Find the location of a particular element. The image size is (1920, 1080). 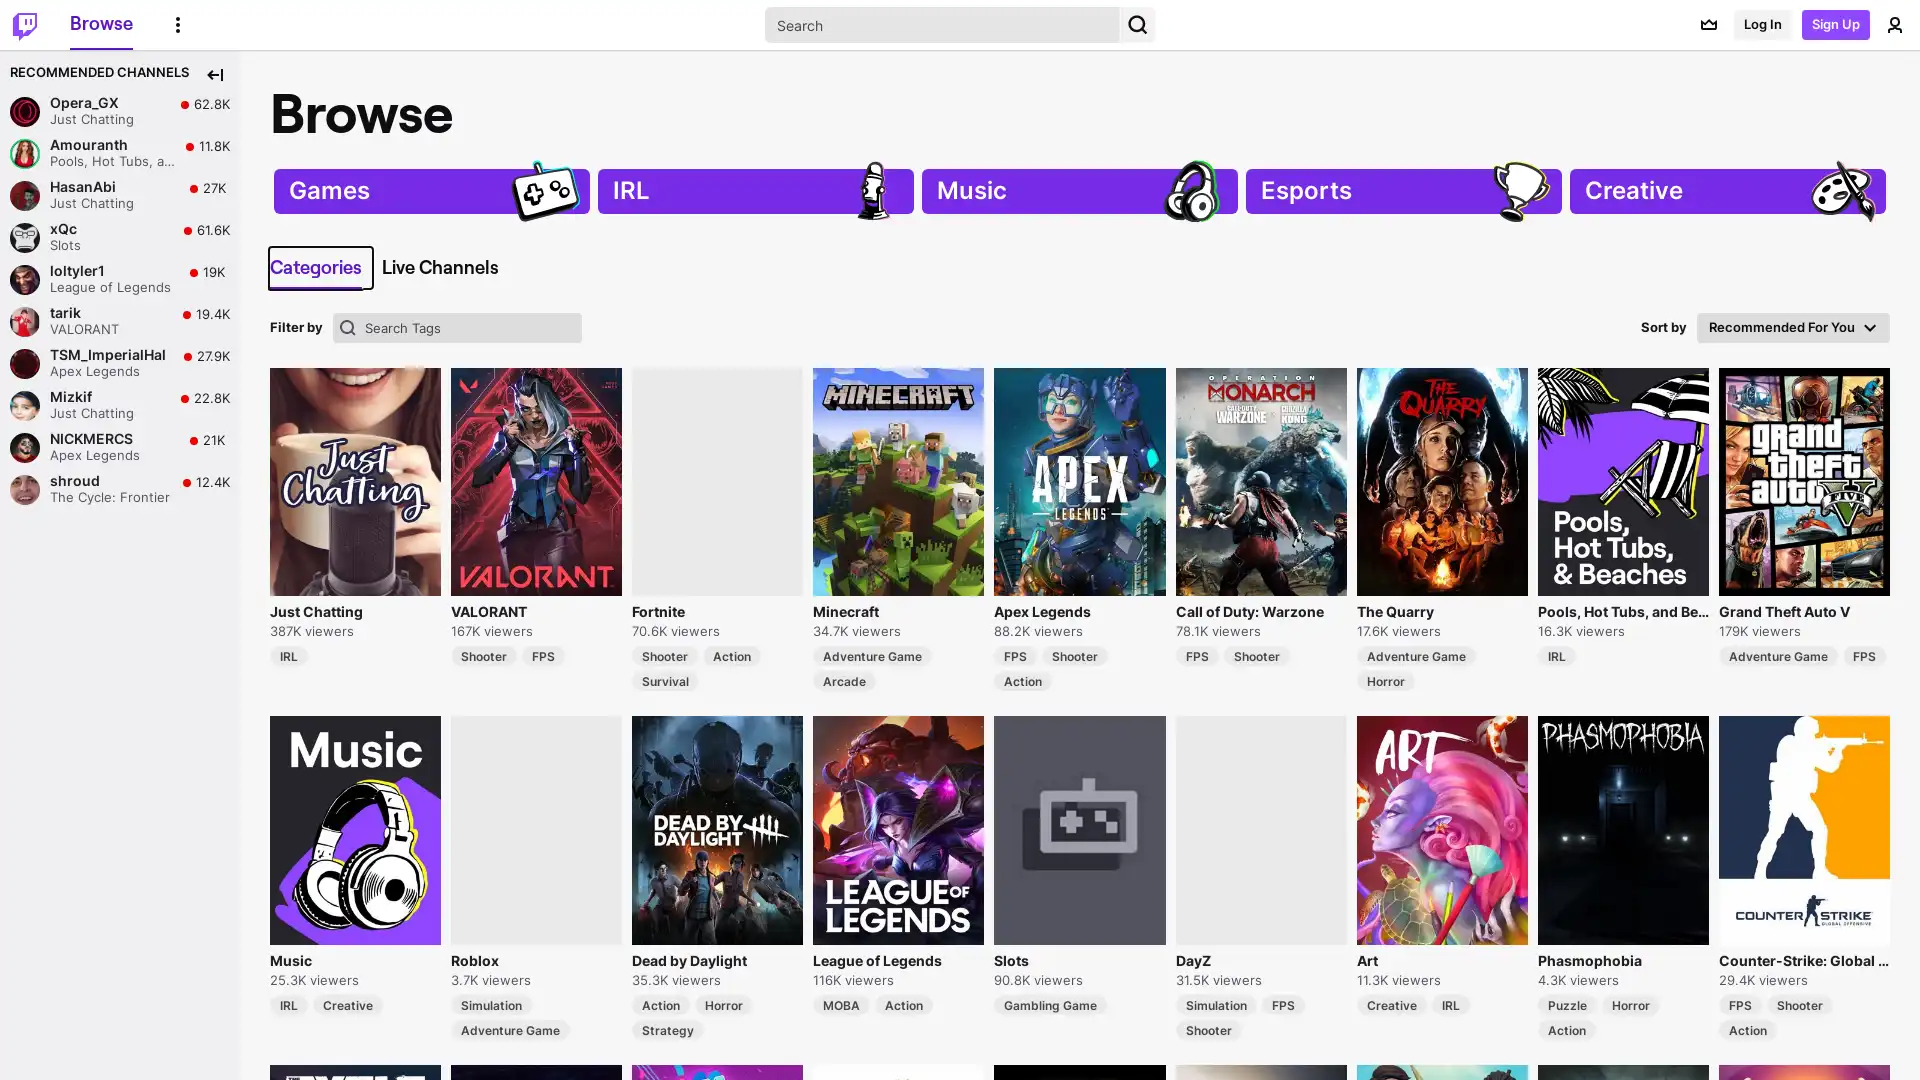

Adventure Game is located at coordinates (1777, 655).